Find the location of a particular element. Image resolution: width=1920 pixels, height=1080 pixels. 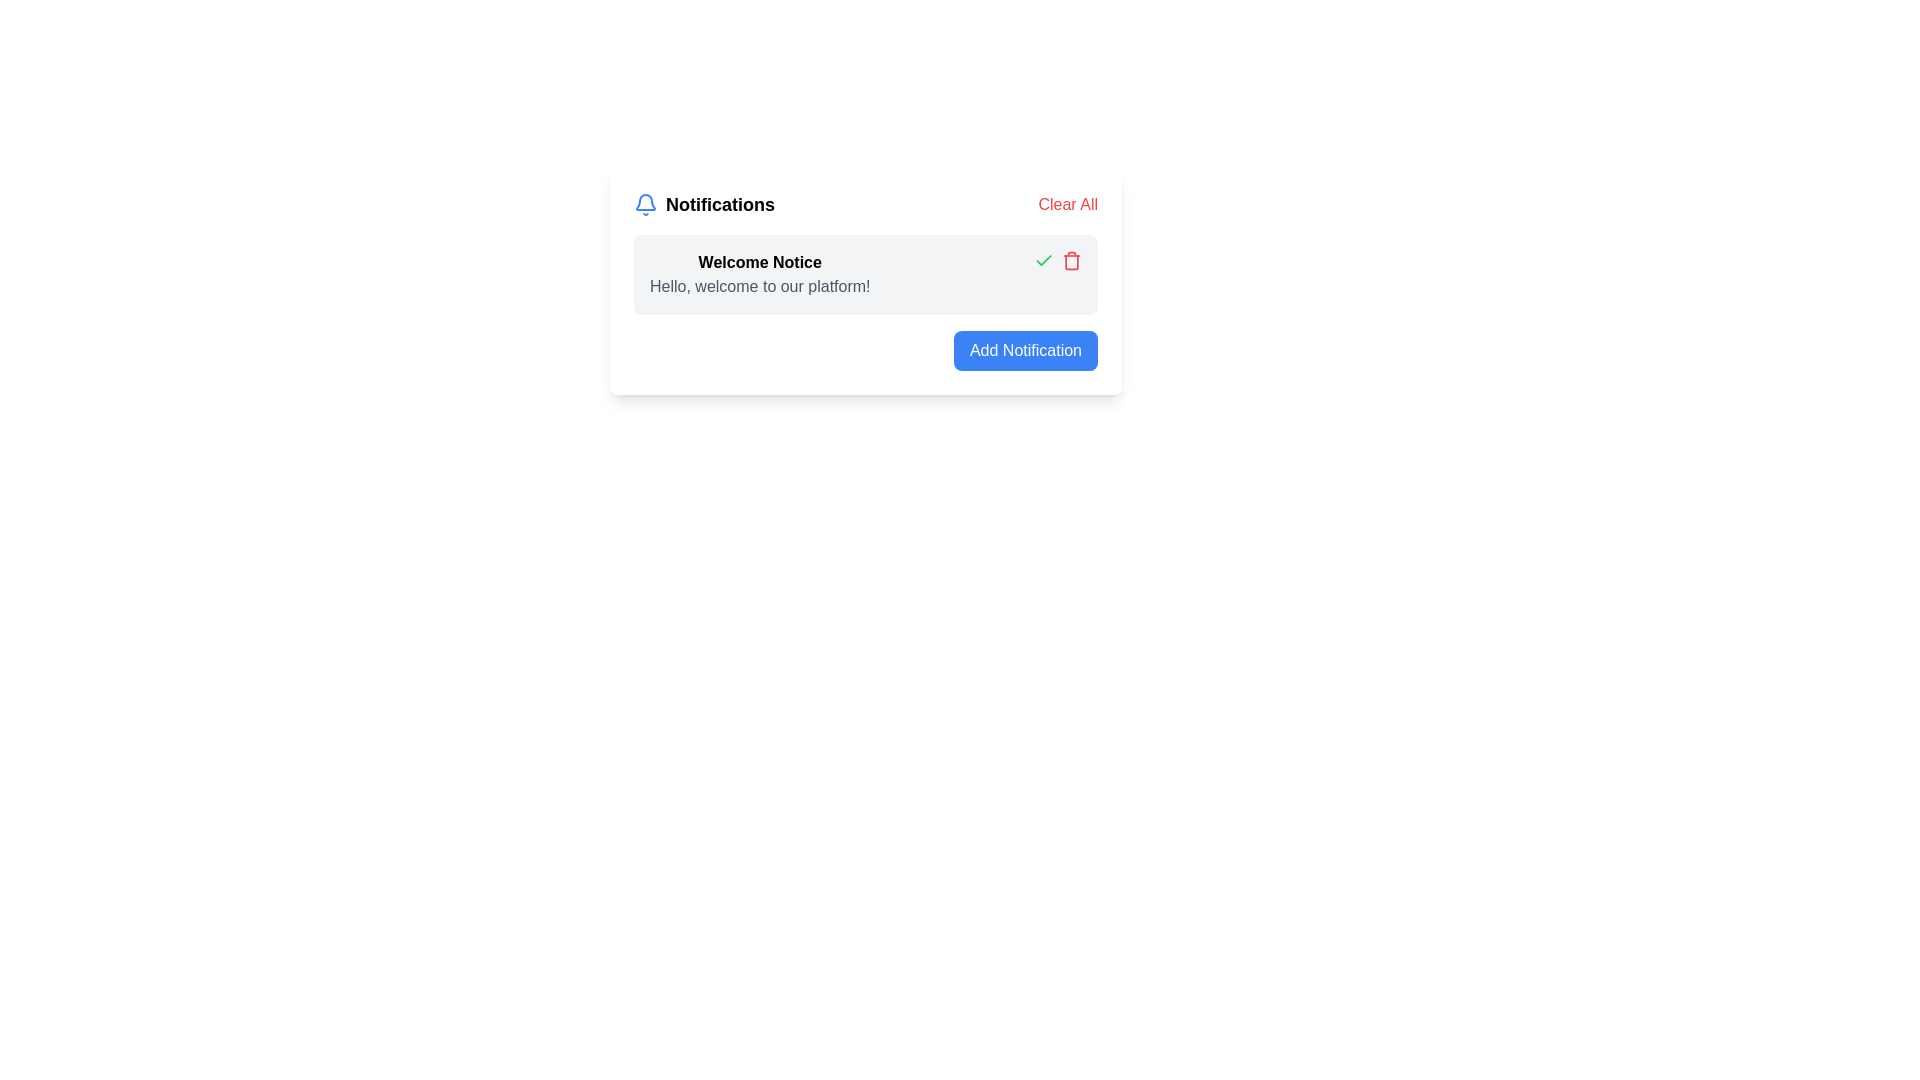

welcome message text block located within the notifications interface, positioned below the title 'Notifications' in the main notification card is located at coordinates (759, 274).